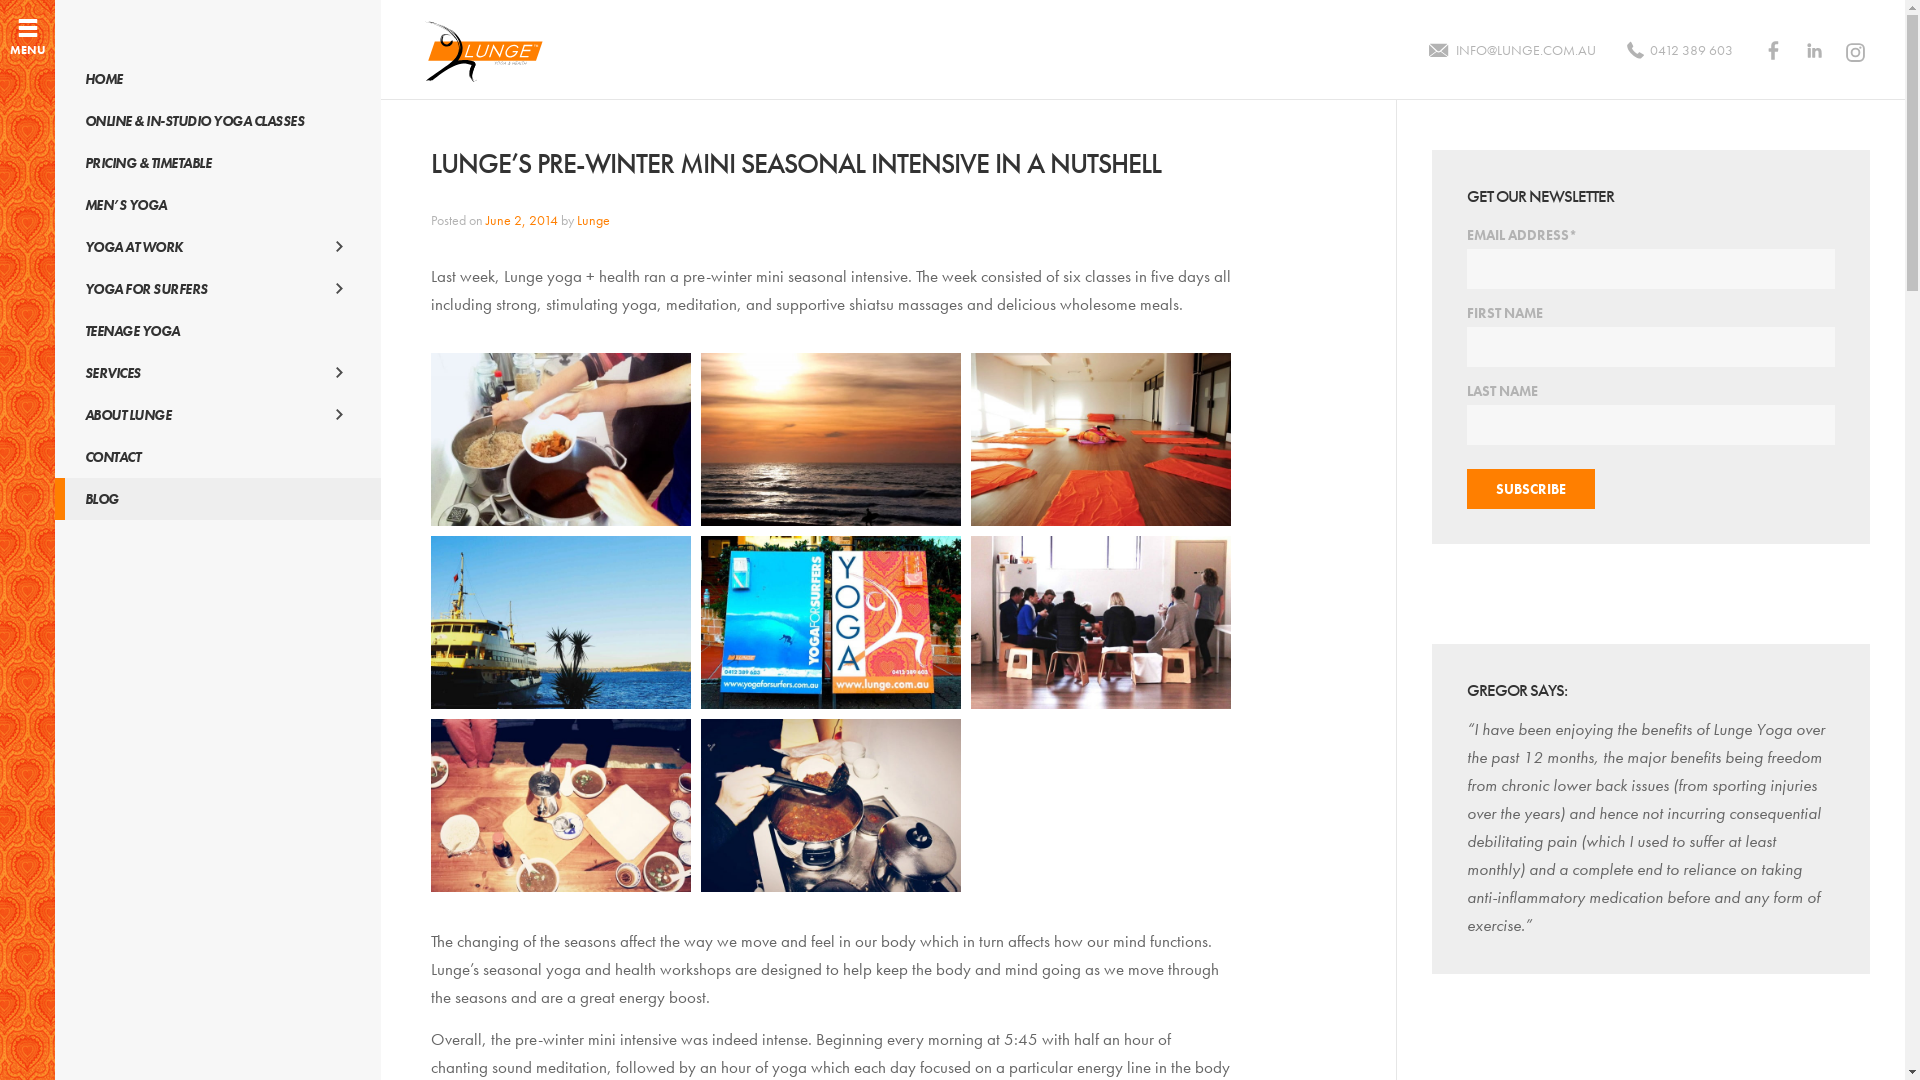 Image resolution: width=1920 pixels, height=1080 pixels. Describe the element at coordinates (217, 77) in the screenshot. I see `'HOME'` at that location.